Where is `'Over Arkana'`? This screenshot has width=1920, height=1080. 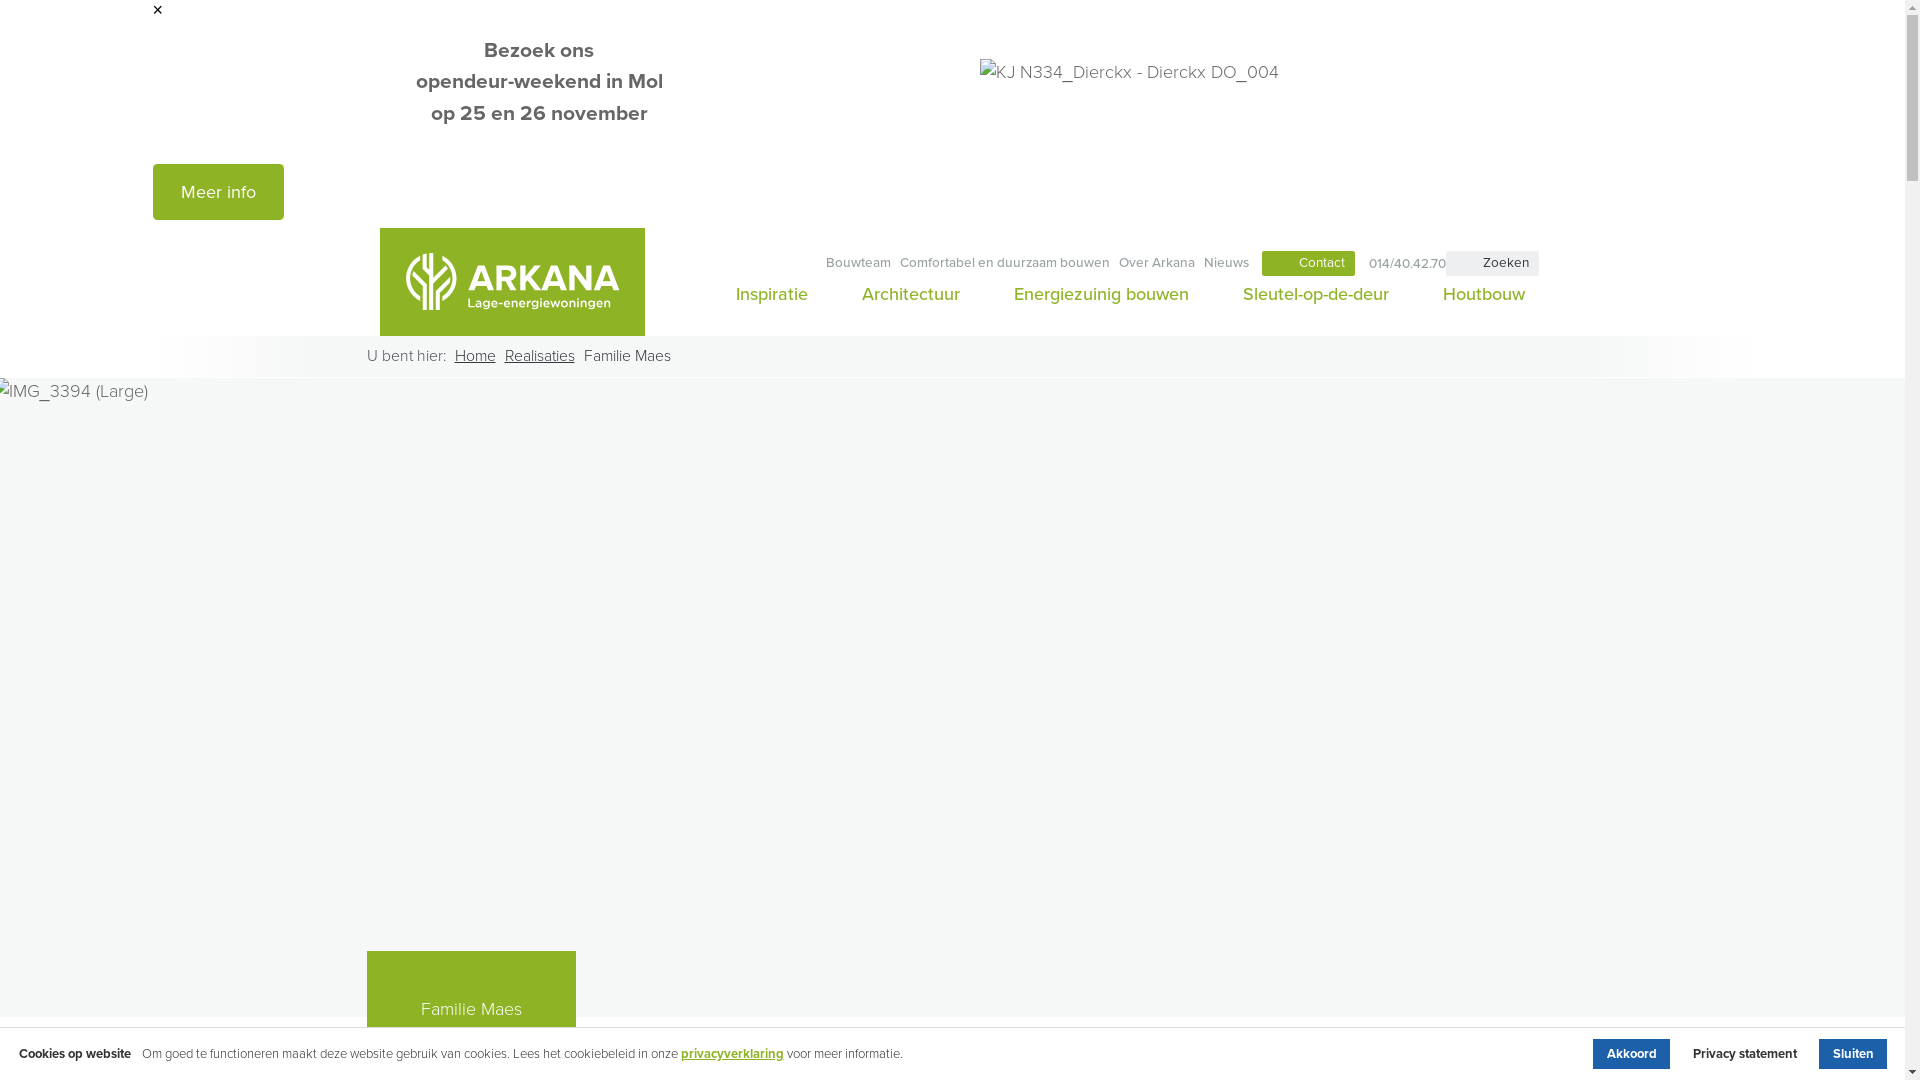
'Over Arkana' is located at coordinates (1112, 262).